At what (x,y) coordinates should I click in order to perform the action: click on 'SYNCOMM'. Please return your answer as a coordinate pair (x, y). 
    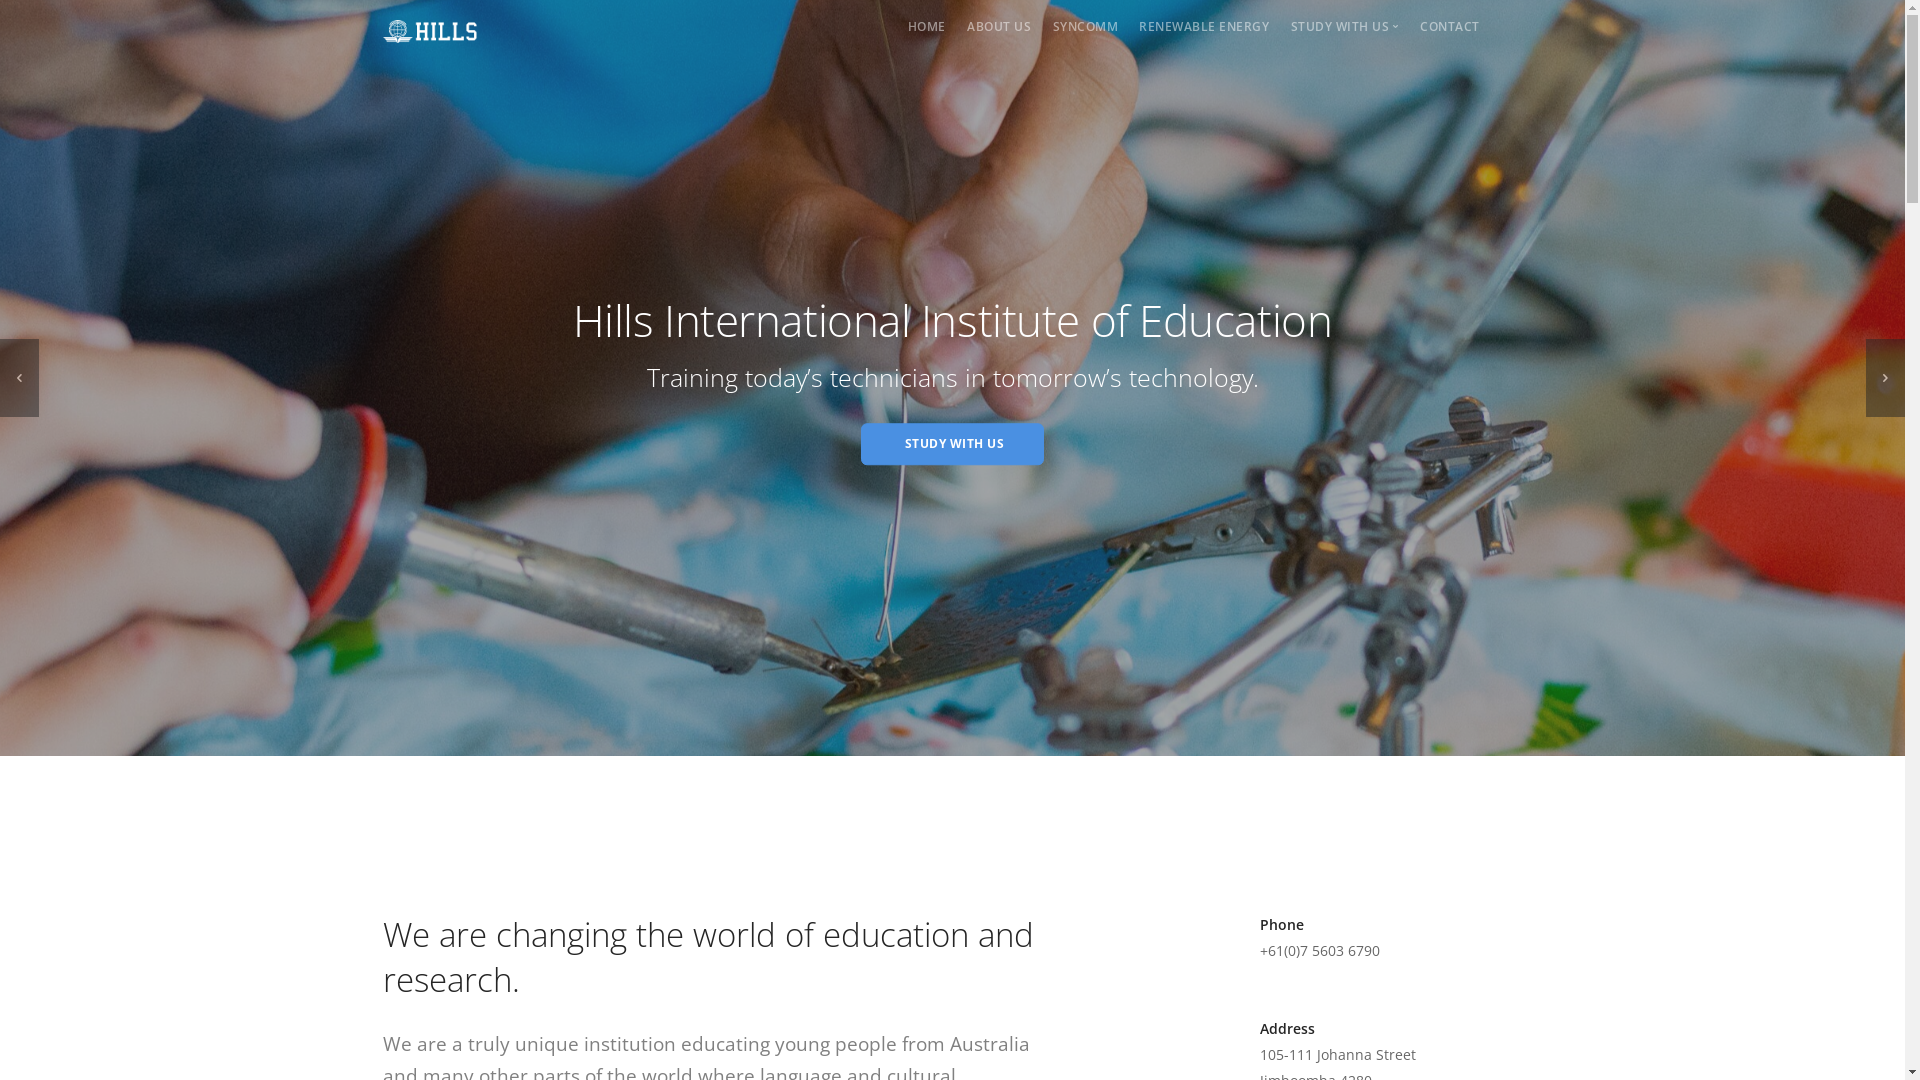
    Looking at the image, I should click on (1084, 26).